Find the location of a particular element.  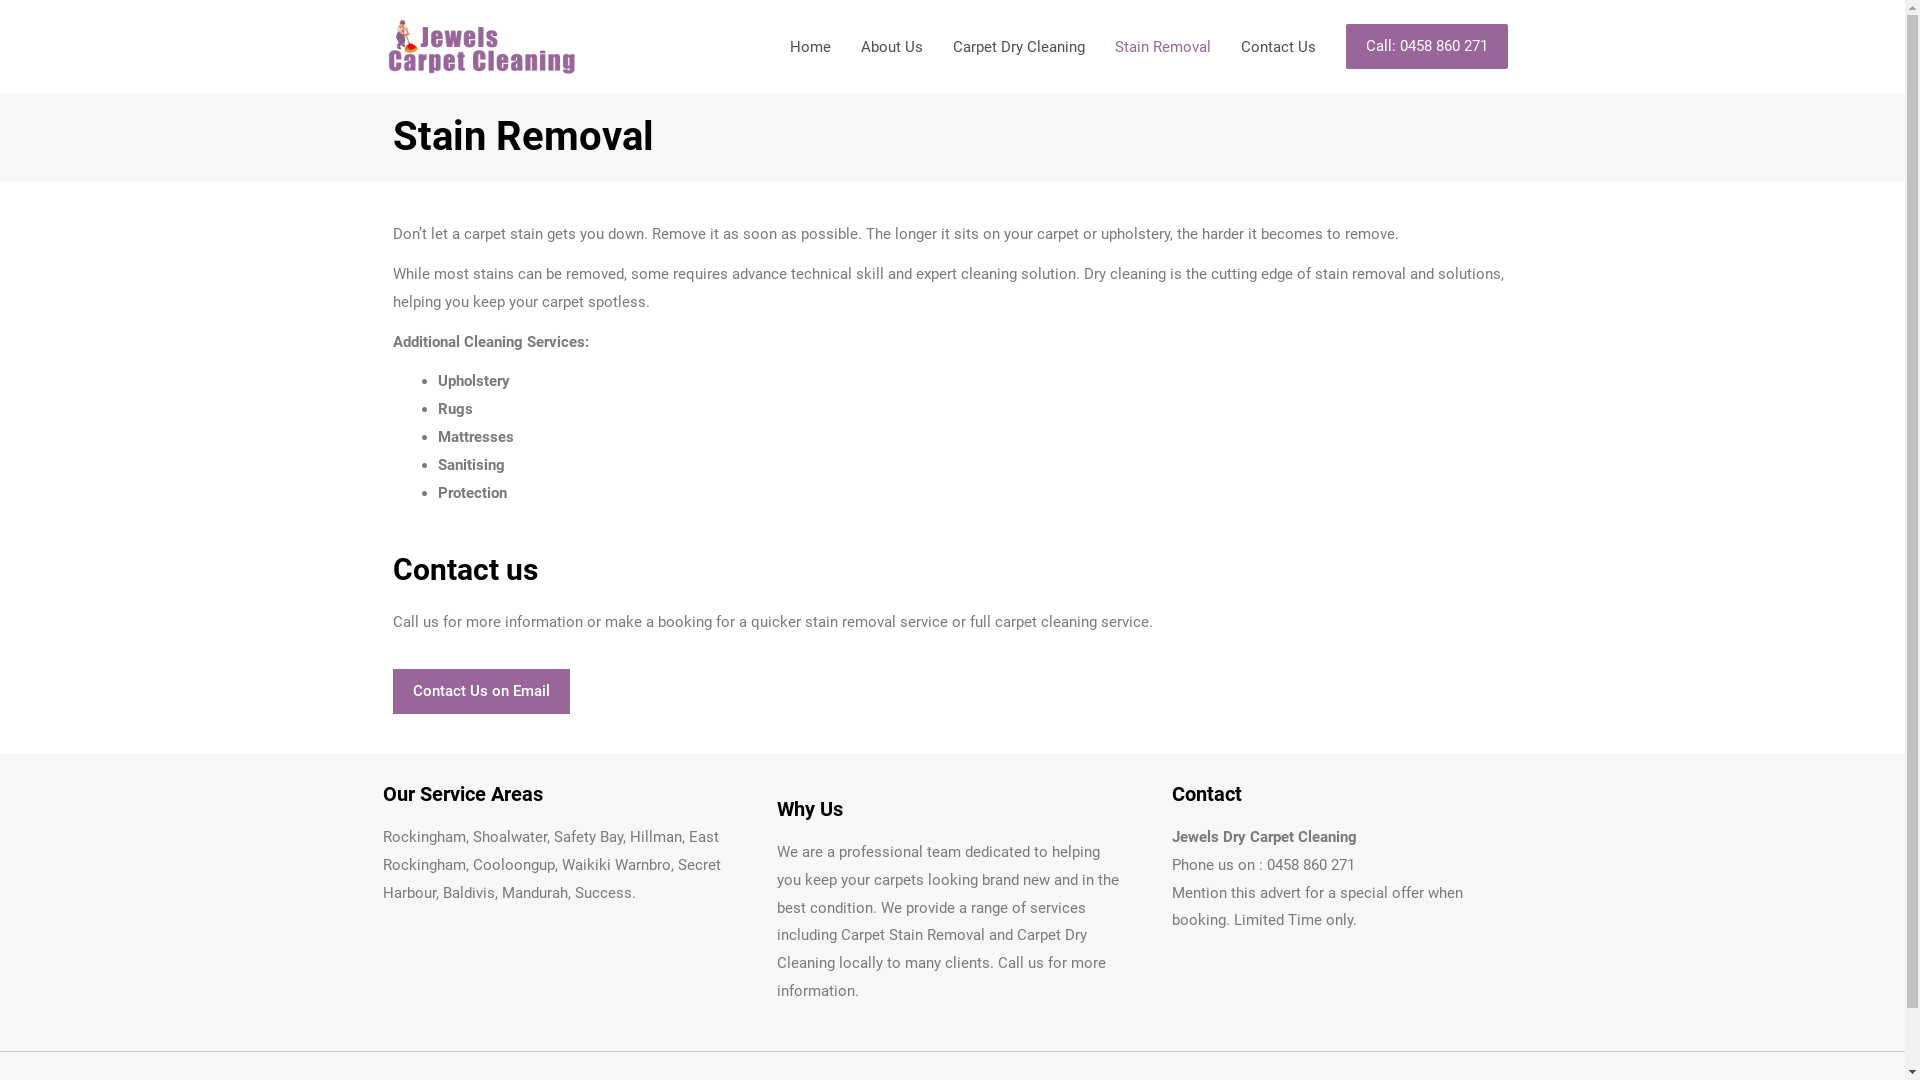

'Carpet Dry Cleaning' is located at coordinates (936, 45).